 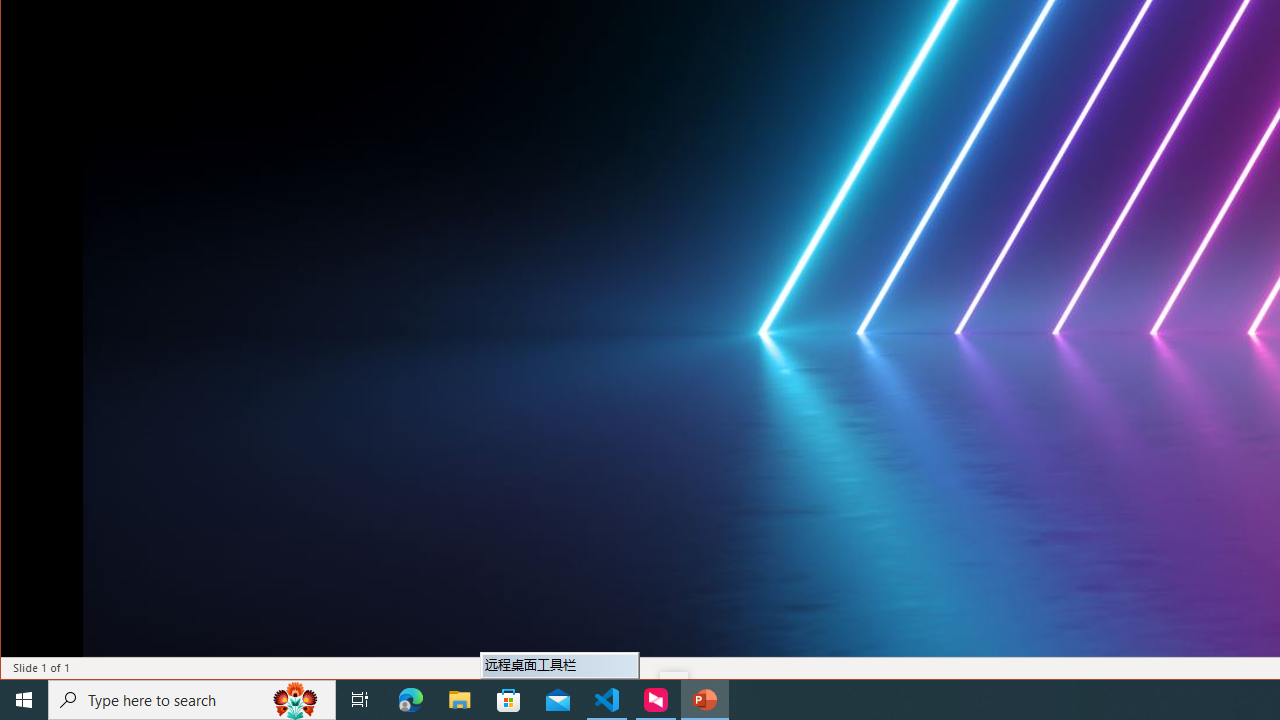 I want to click on 'Task View', so click(x=359, y=698).